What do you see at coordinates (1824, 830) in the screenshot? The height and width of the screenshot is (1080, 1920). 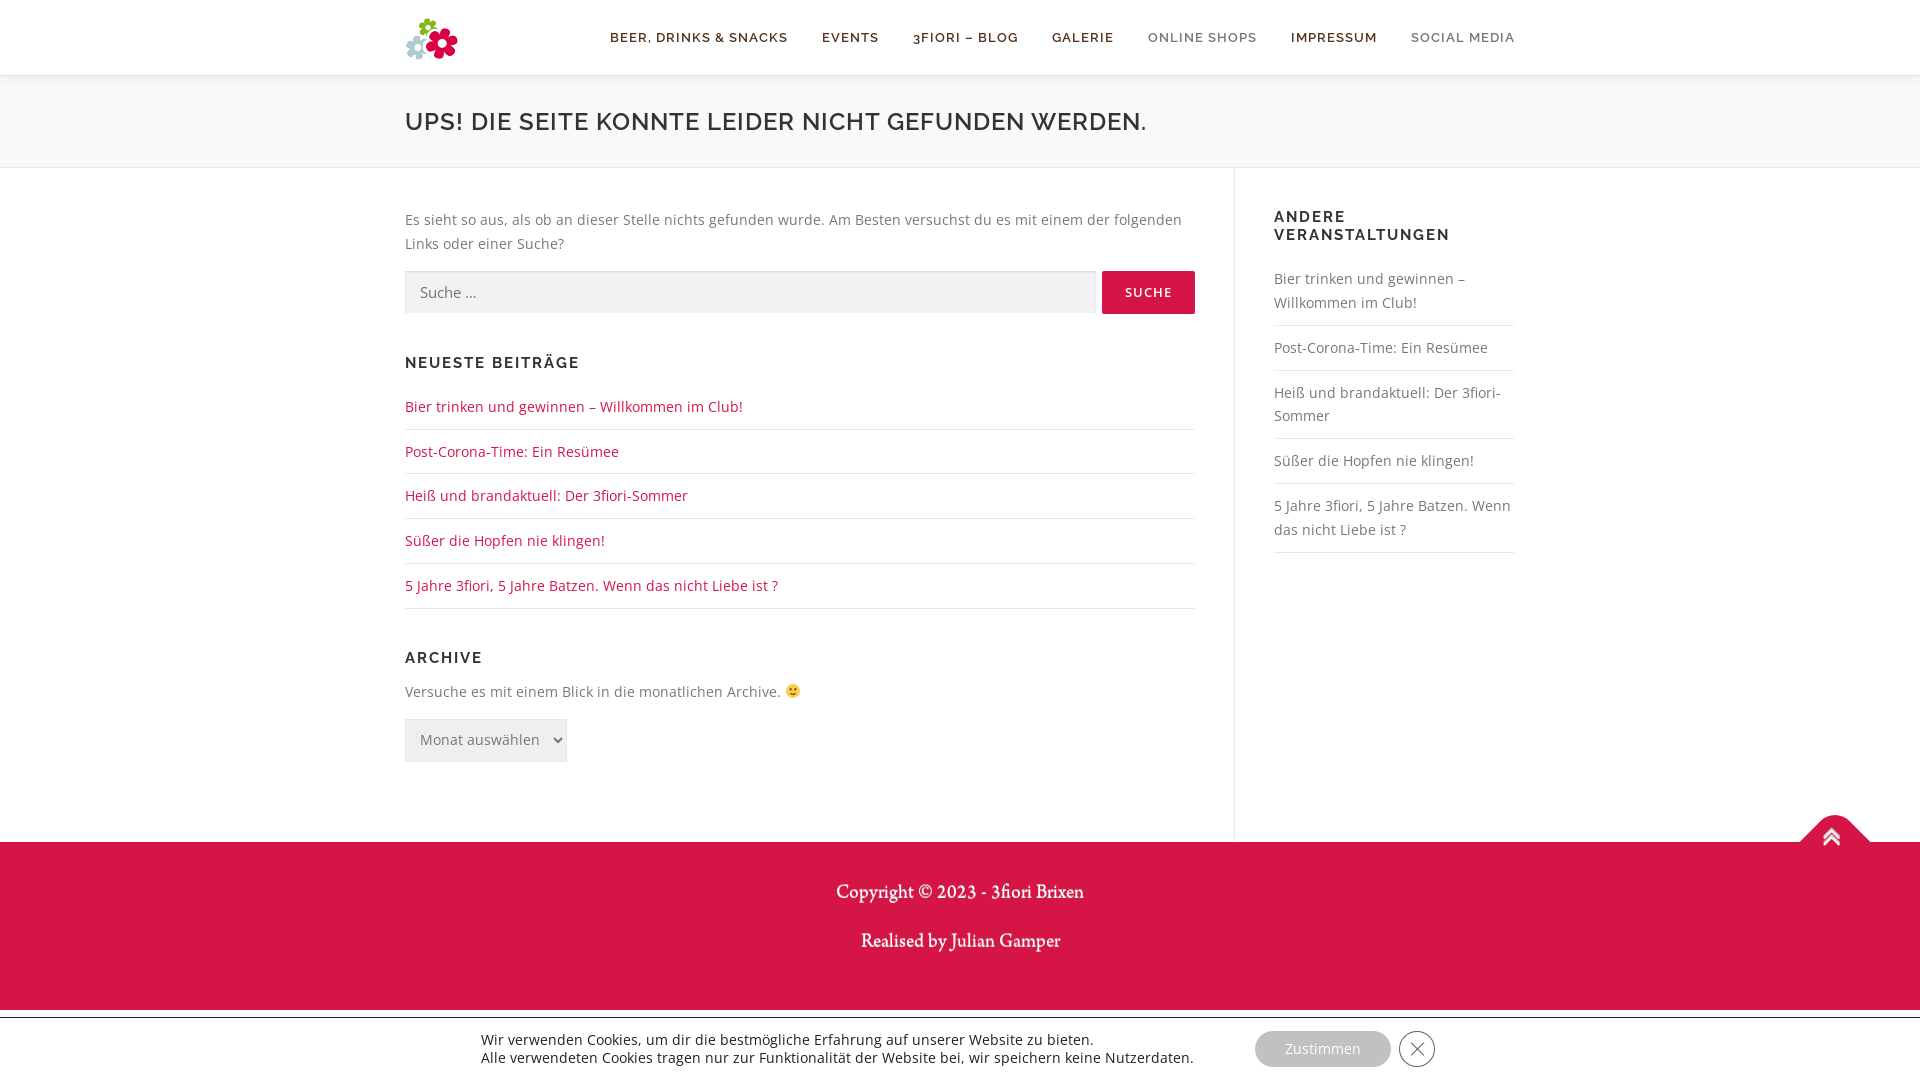 I see `'Nach Oben'` at bounding box center [1824, 830].